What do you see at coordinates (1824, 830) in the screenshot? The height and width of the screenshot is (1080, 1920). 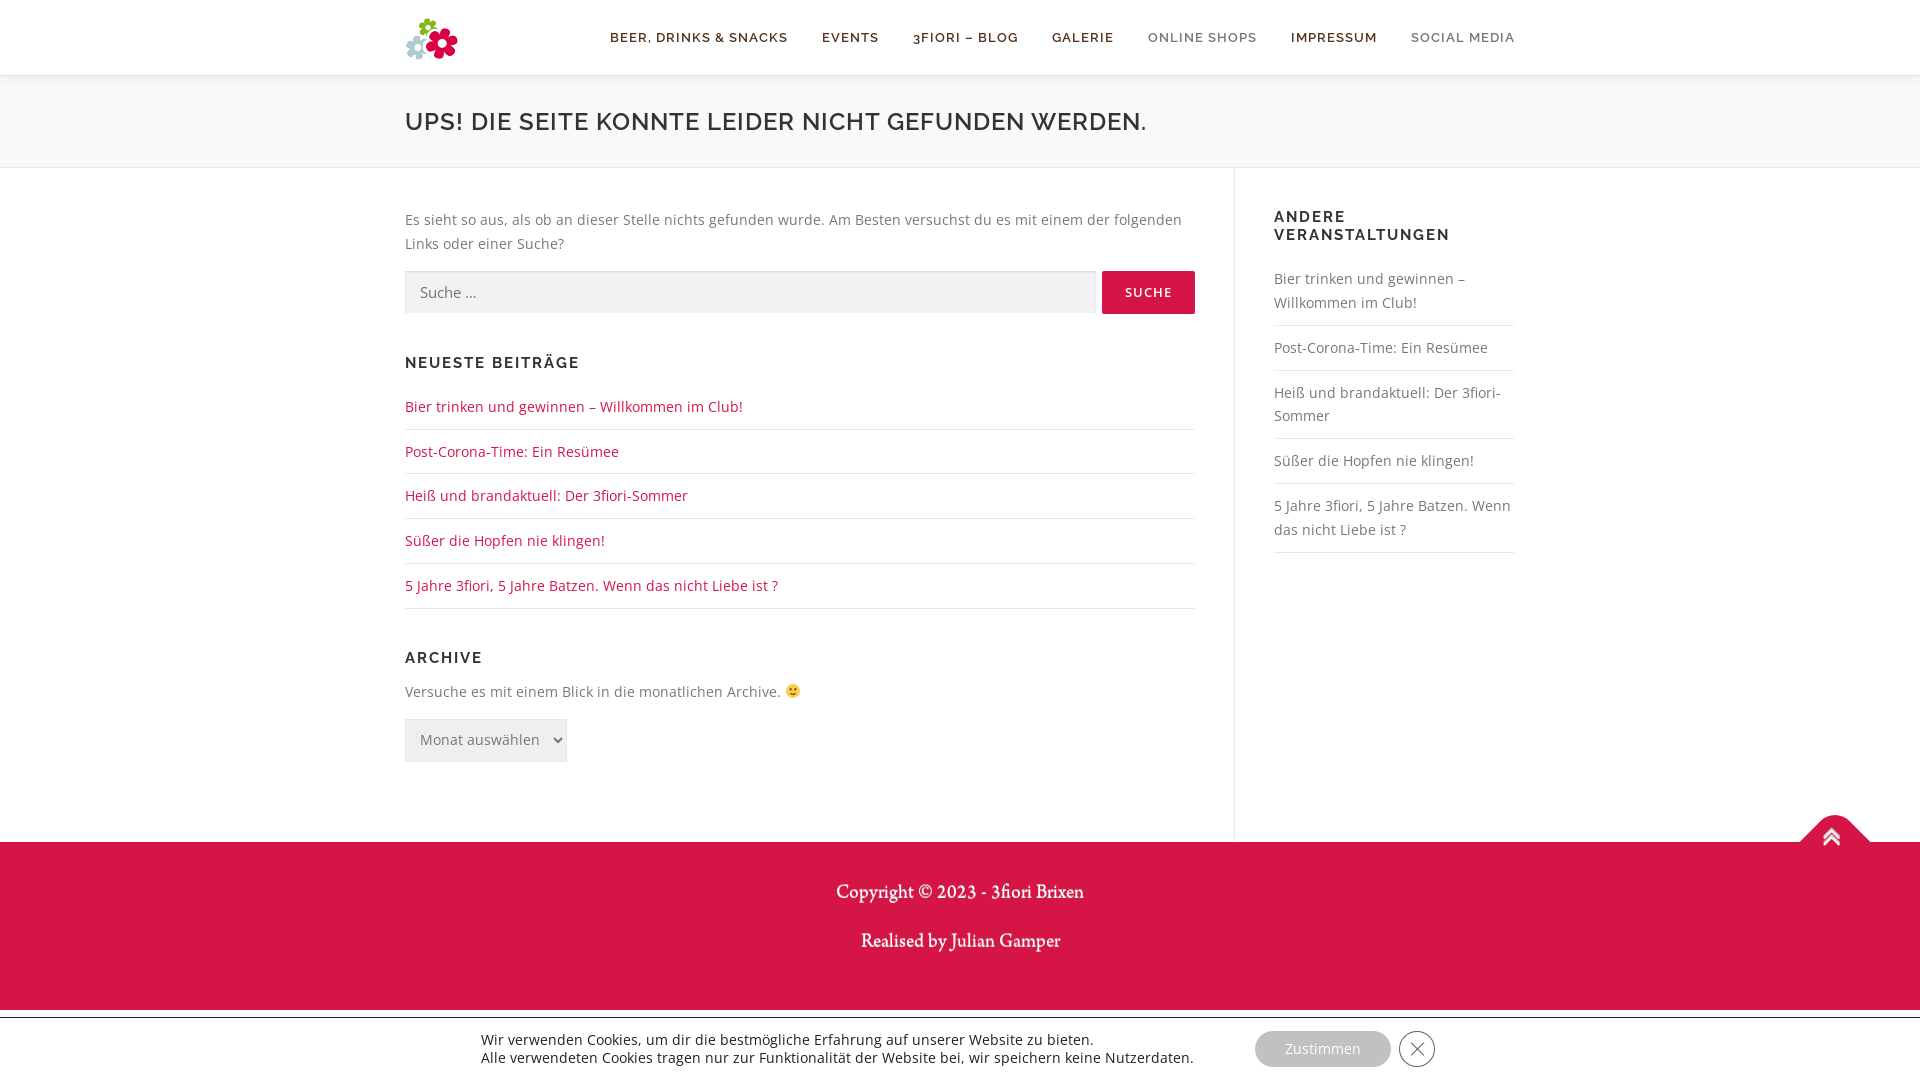 I see `'Nach Oben'` at bounding box center [1824, 830].